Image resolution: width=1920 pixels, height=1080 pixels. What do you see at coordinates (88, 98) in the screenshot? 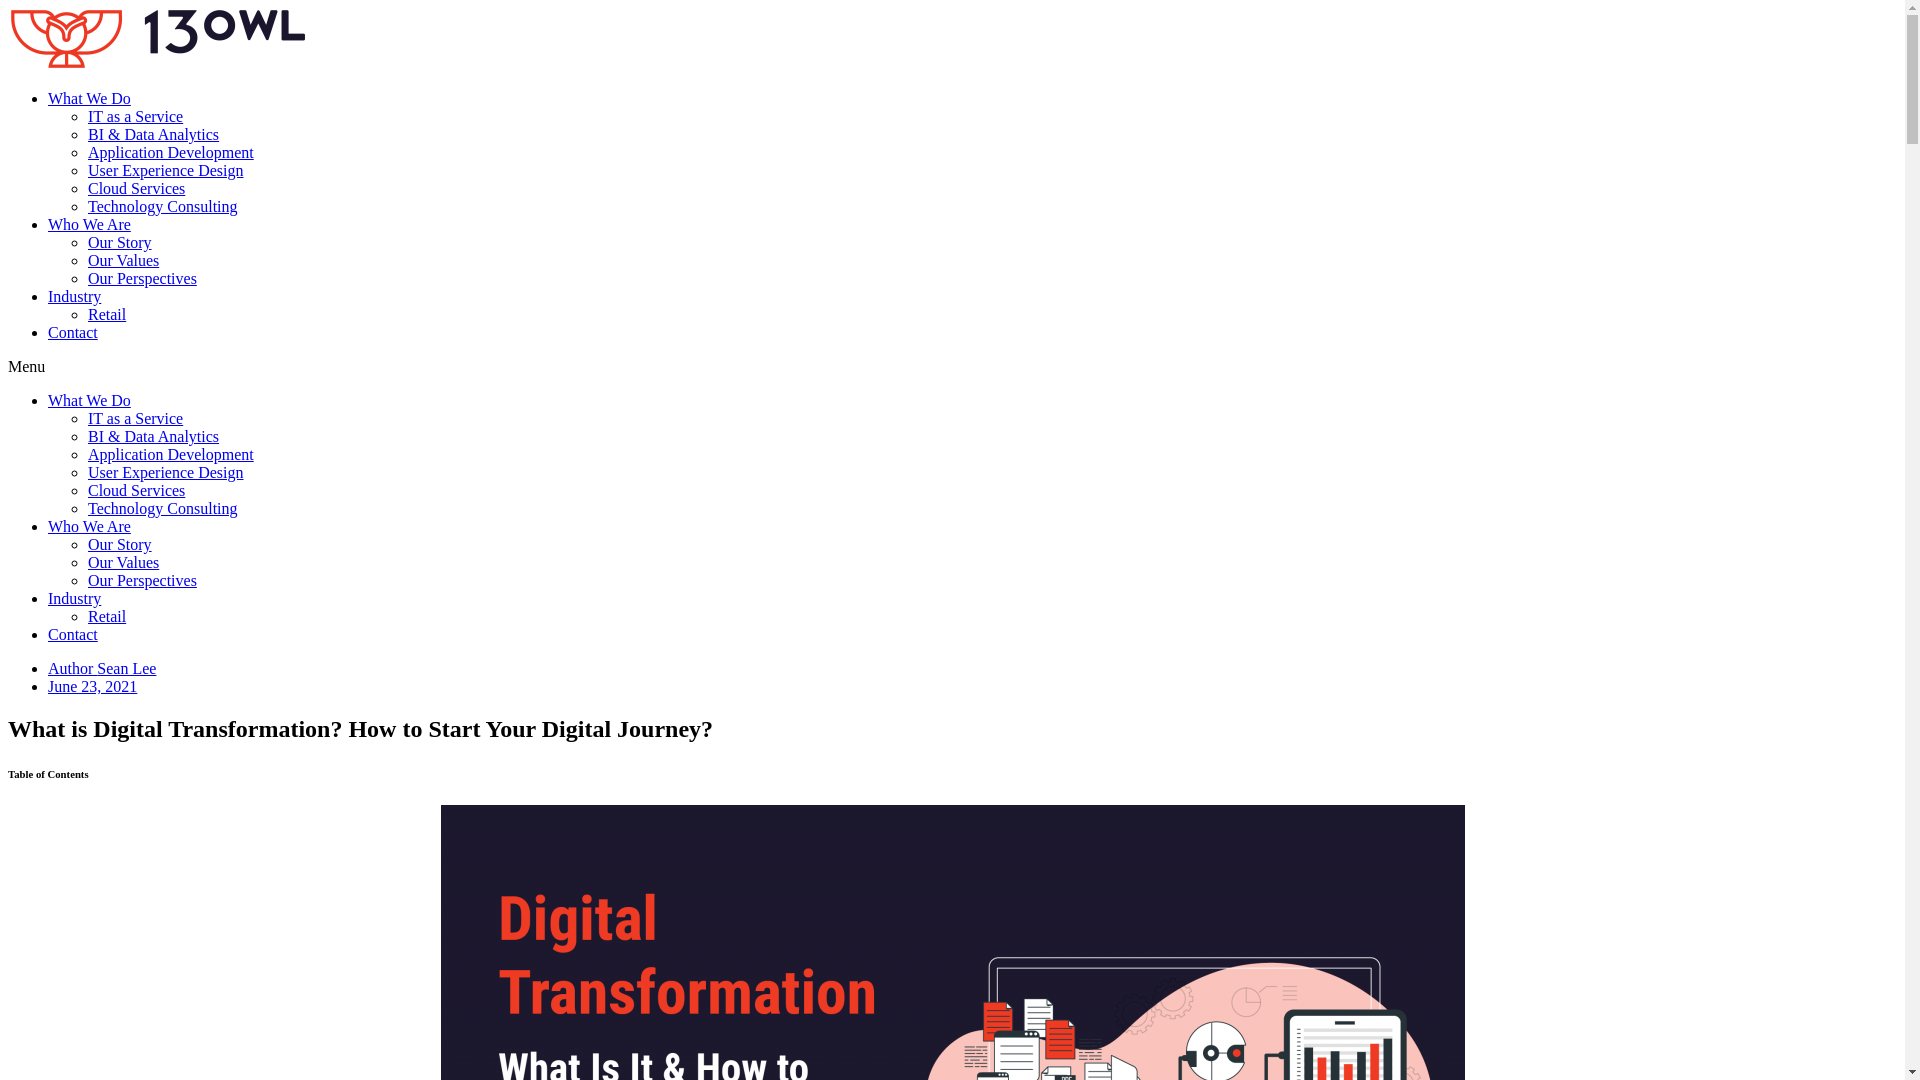
I see `'What We Do'` at bounding box center [88, 98].